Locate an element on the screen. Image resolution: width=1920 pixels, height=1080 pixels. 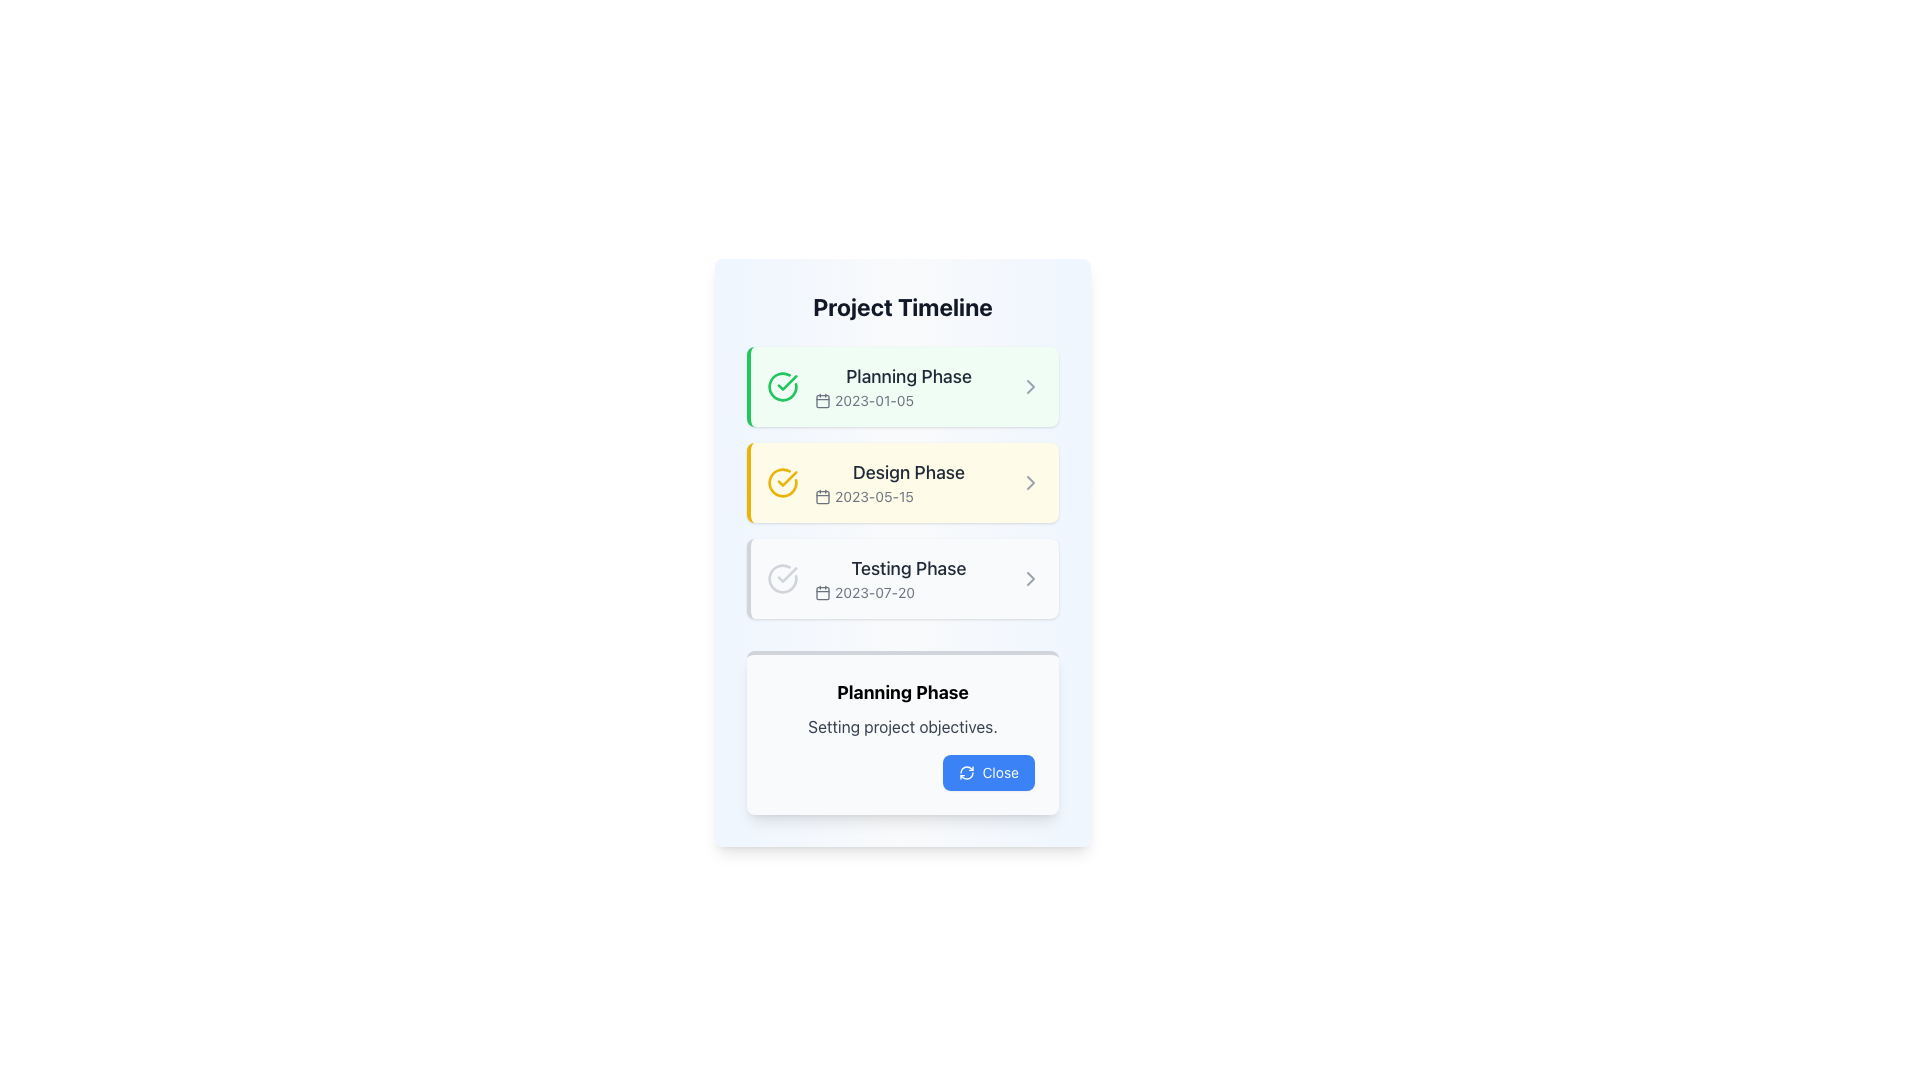
the 'Design Phase' text label, which is styled in a large, bold font with a dark gray color and is prominently displayed in a vertical list interface with a light yellow background is located at coordinates (907, 473).